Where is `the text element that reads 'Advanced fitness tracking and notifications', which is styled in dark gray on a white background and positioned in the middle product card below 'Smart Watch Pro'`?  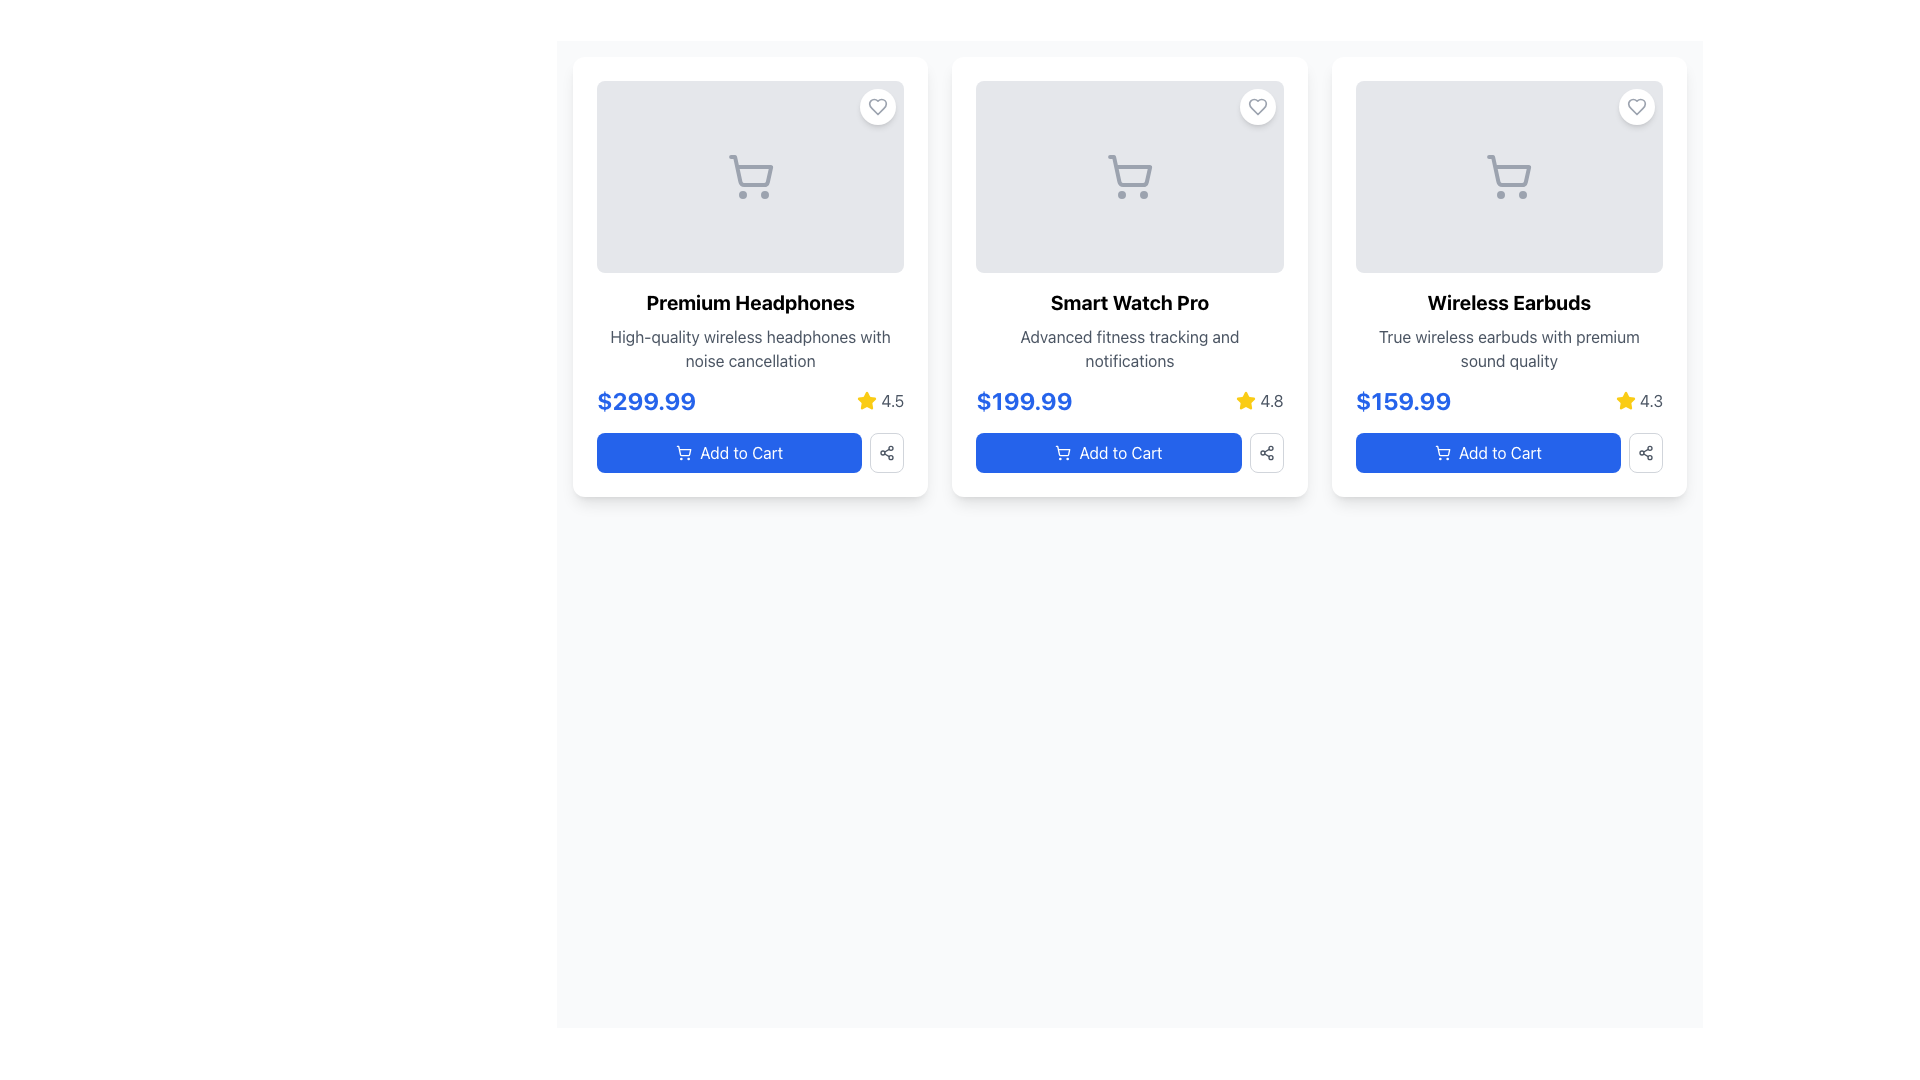
the text element that reads 'Advanced fitness tracking and notifications', which is styled in dark gray on a white background and positioned in the middle product card below 'Smart Watch Pro' is located at coordinates (1129, 347).